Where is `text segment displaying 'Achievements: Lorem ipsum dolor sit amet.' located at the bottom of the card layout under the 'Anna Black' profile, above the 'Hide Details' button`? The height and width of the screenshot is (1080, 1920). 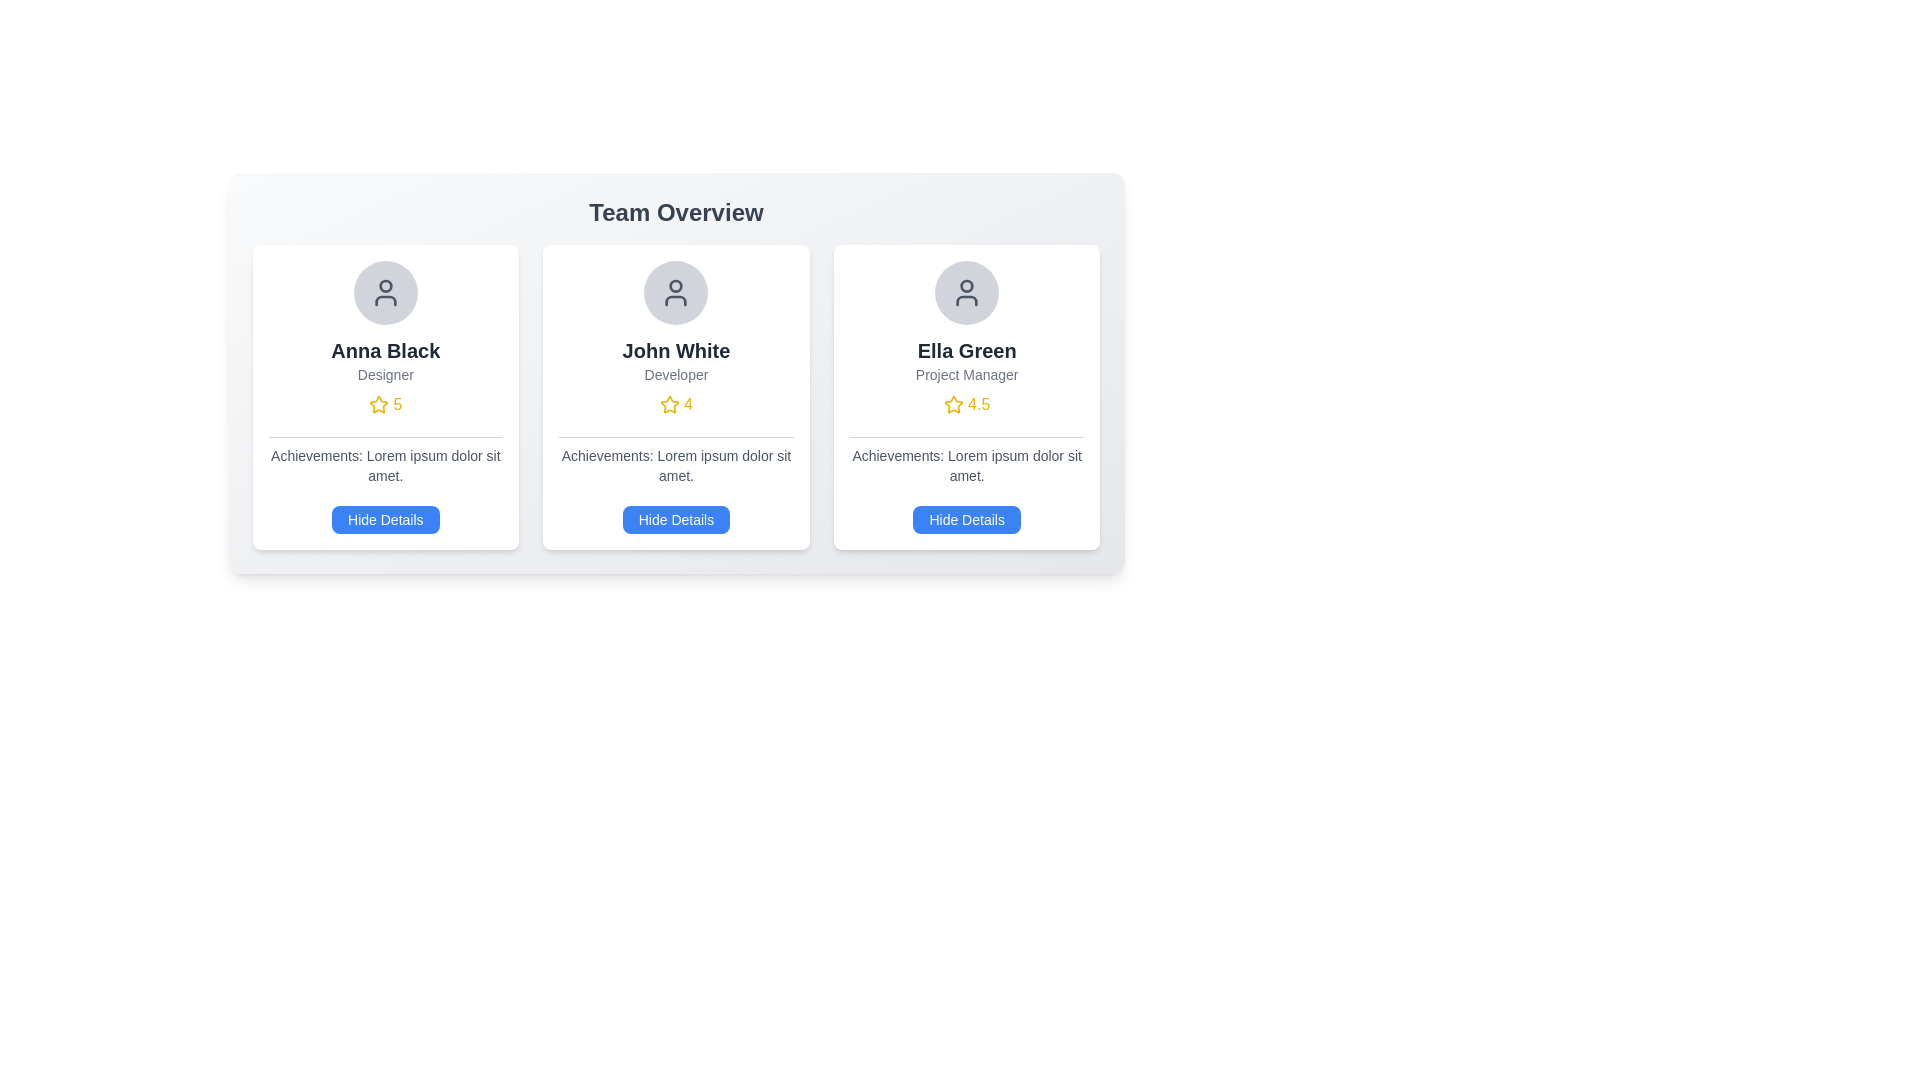
text segment displaying 'Achievements: Lorem ipsum dolor sit amet.' located at the bottom of the card layout under the 'Anna Black' profile, above the 'Hide Details' button is located at coordinates (385, 466).